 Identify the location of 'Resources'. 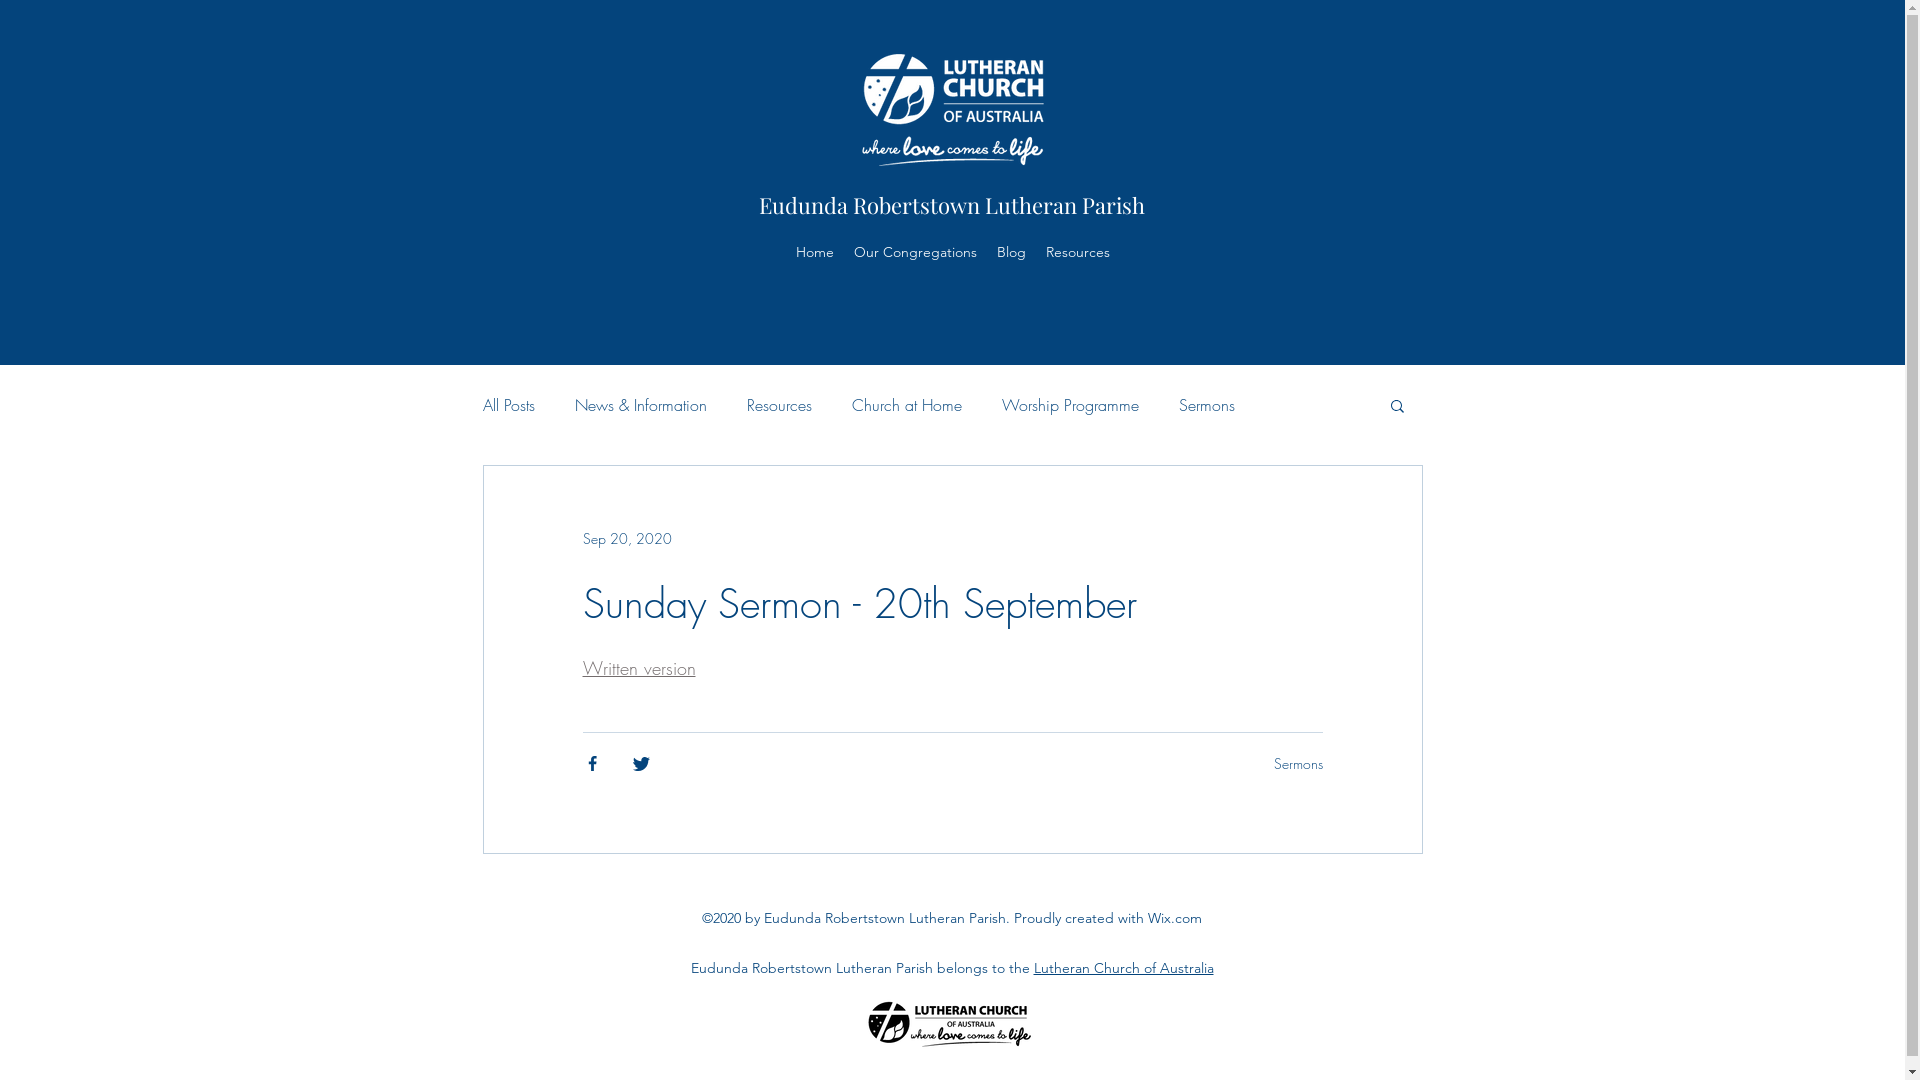
(777, 405).